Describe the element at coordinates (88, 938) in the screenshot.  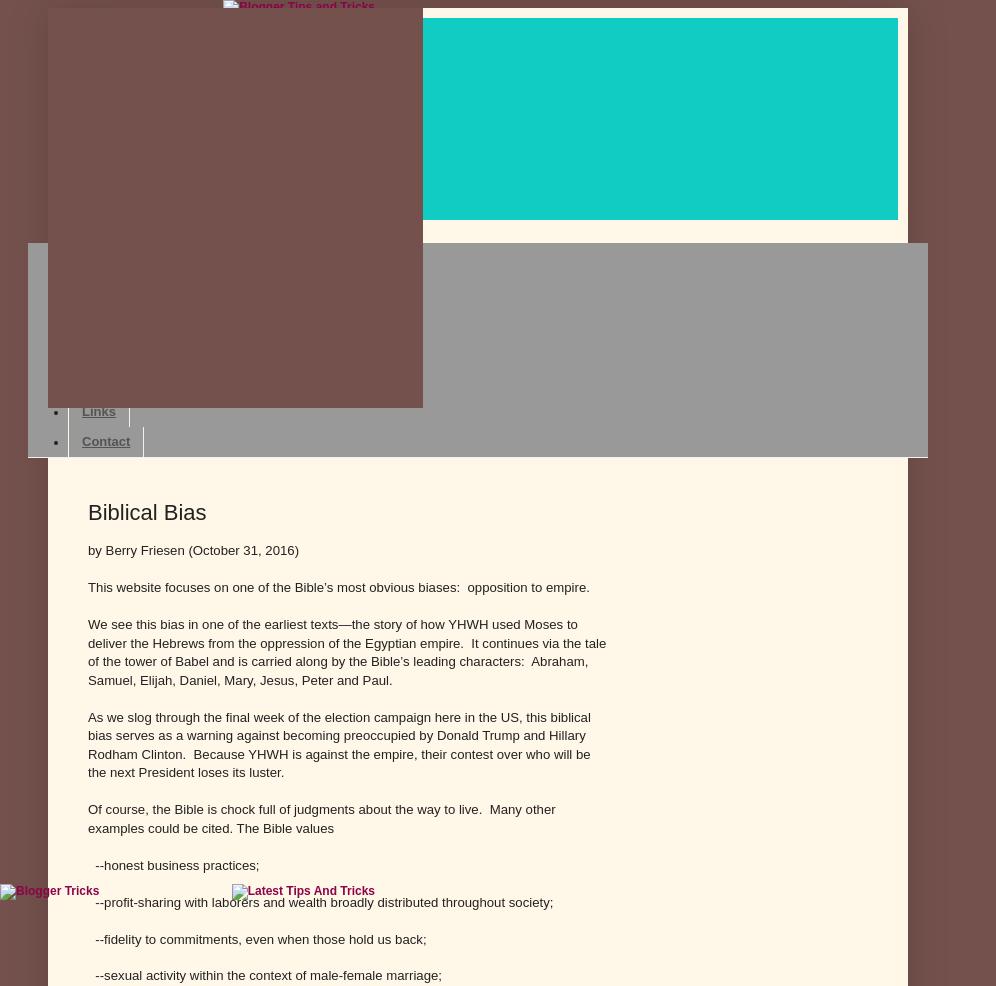
I see `'--fidelity to commitments, even when those hold us back;'` at that location.